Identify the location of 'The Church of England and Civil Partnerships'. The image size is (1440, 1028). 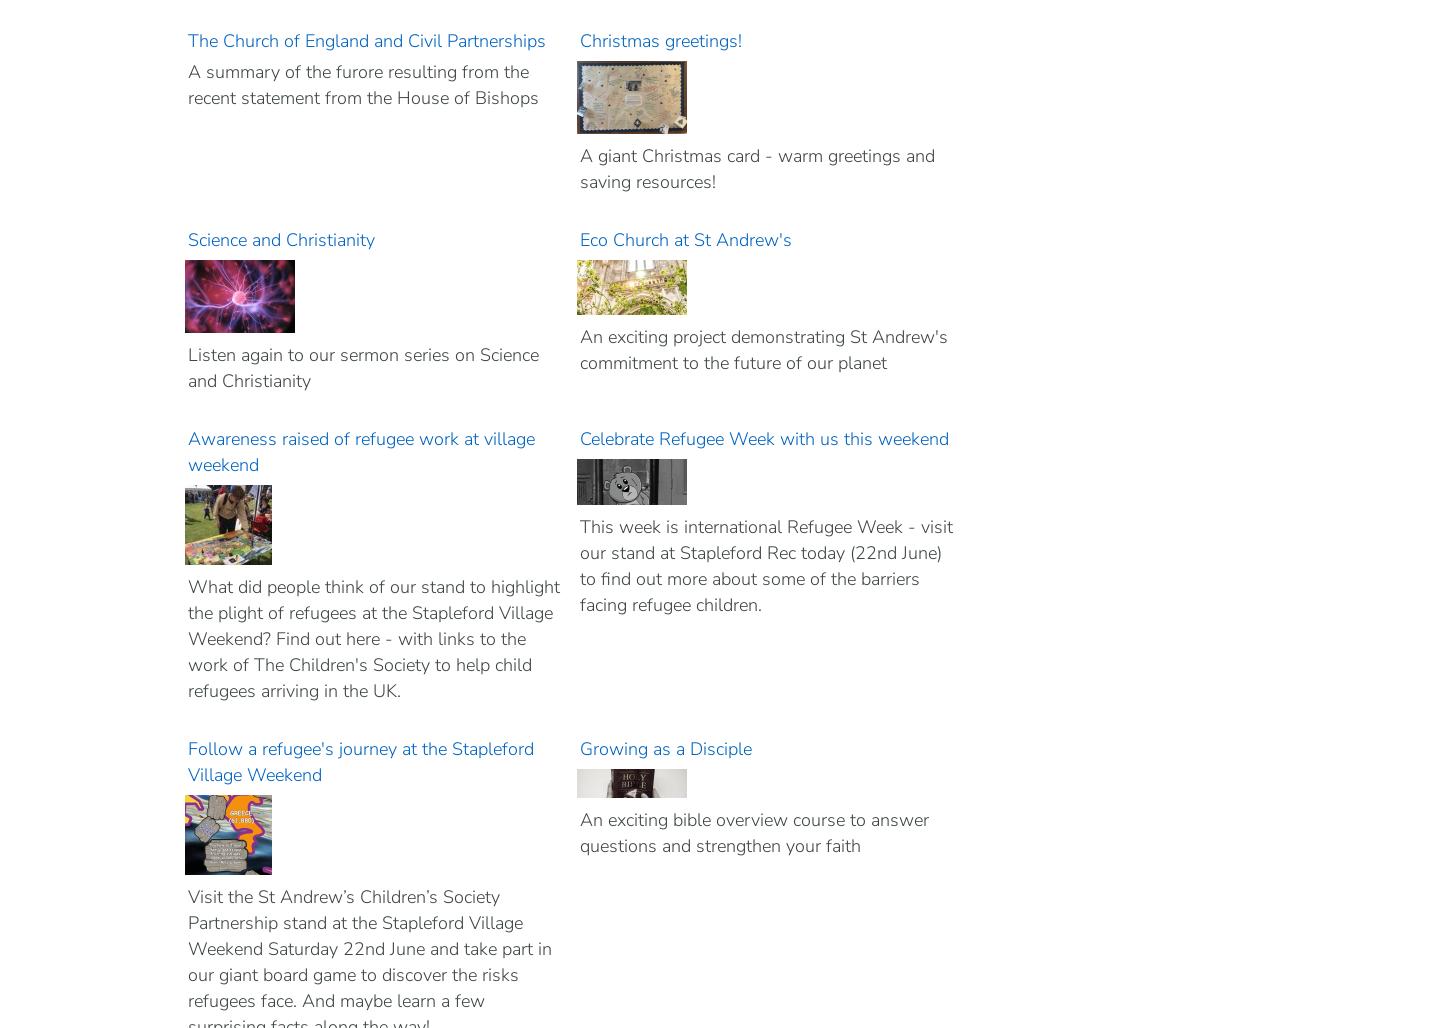
(366, 41).